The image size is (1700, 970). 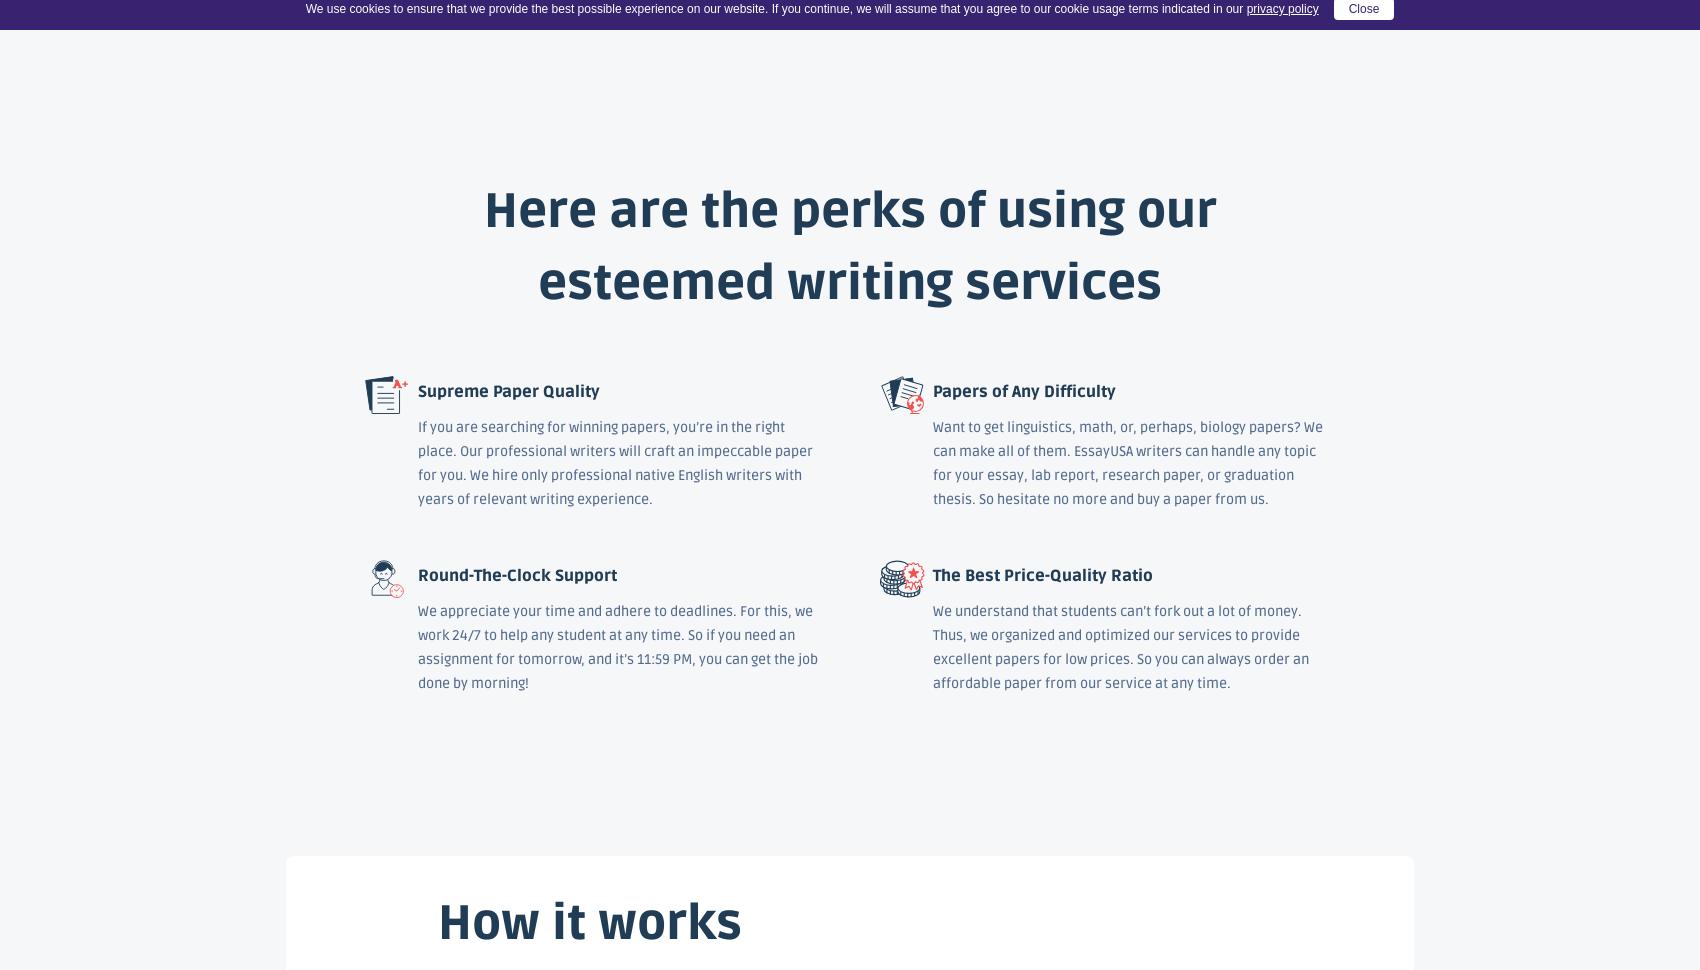 I want to click on 'Round-The-Clock Support', so click(x=517, y=574).